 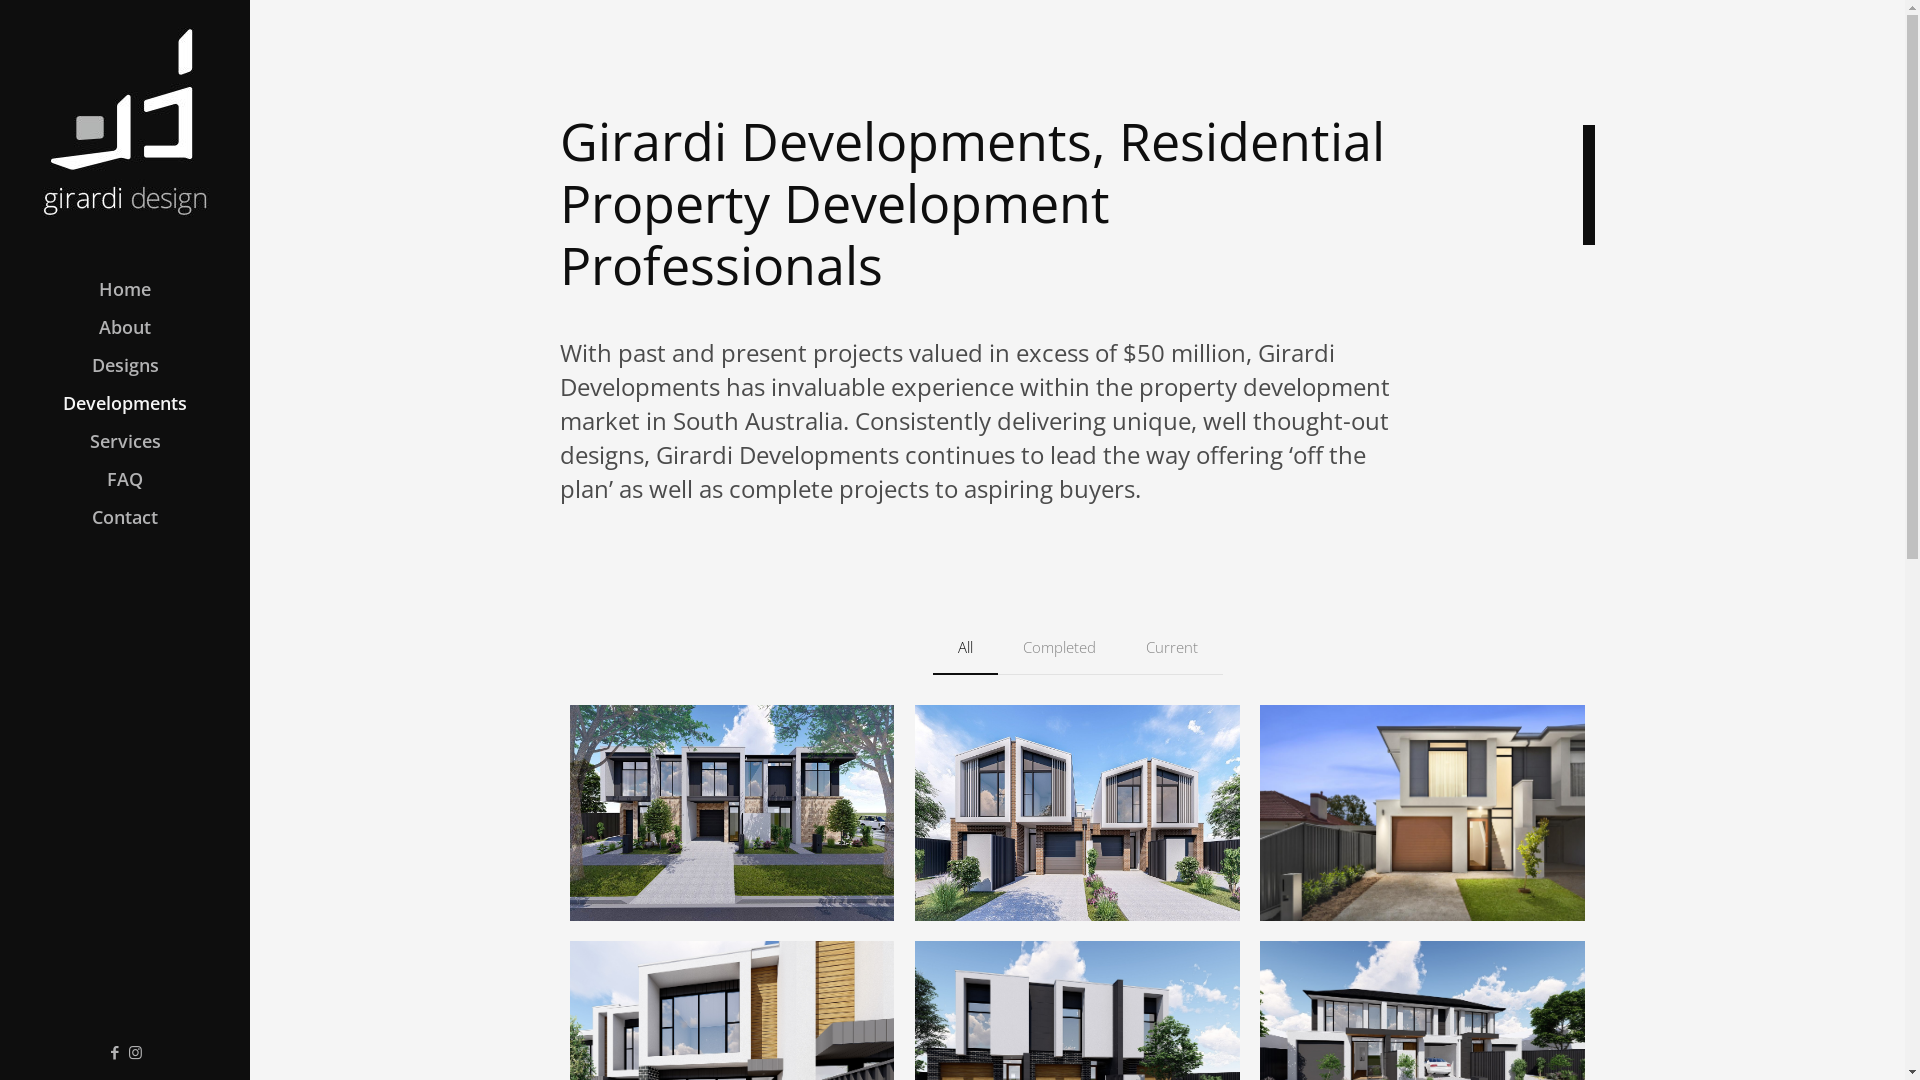 I want to click on 'Contact', so click(x=123, y=515).